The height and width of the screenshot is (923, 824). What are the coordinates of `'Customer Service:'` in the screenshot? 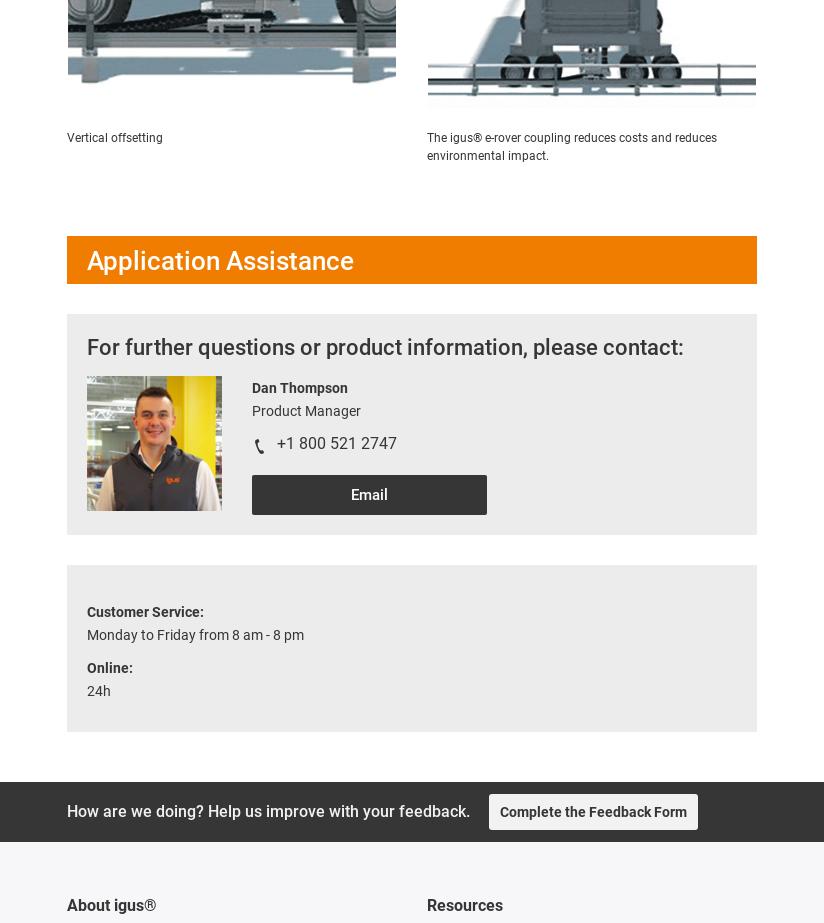 It's located at (144, 611).